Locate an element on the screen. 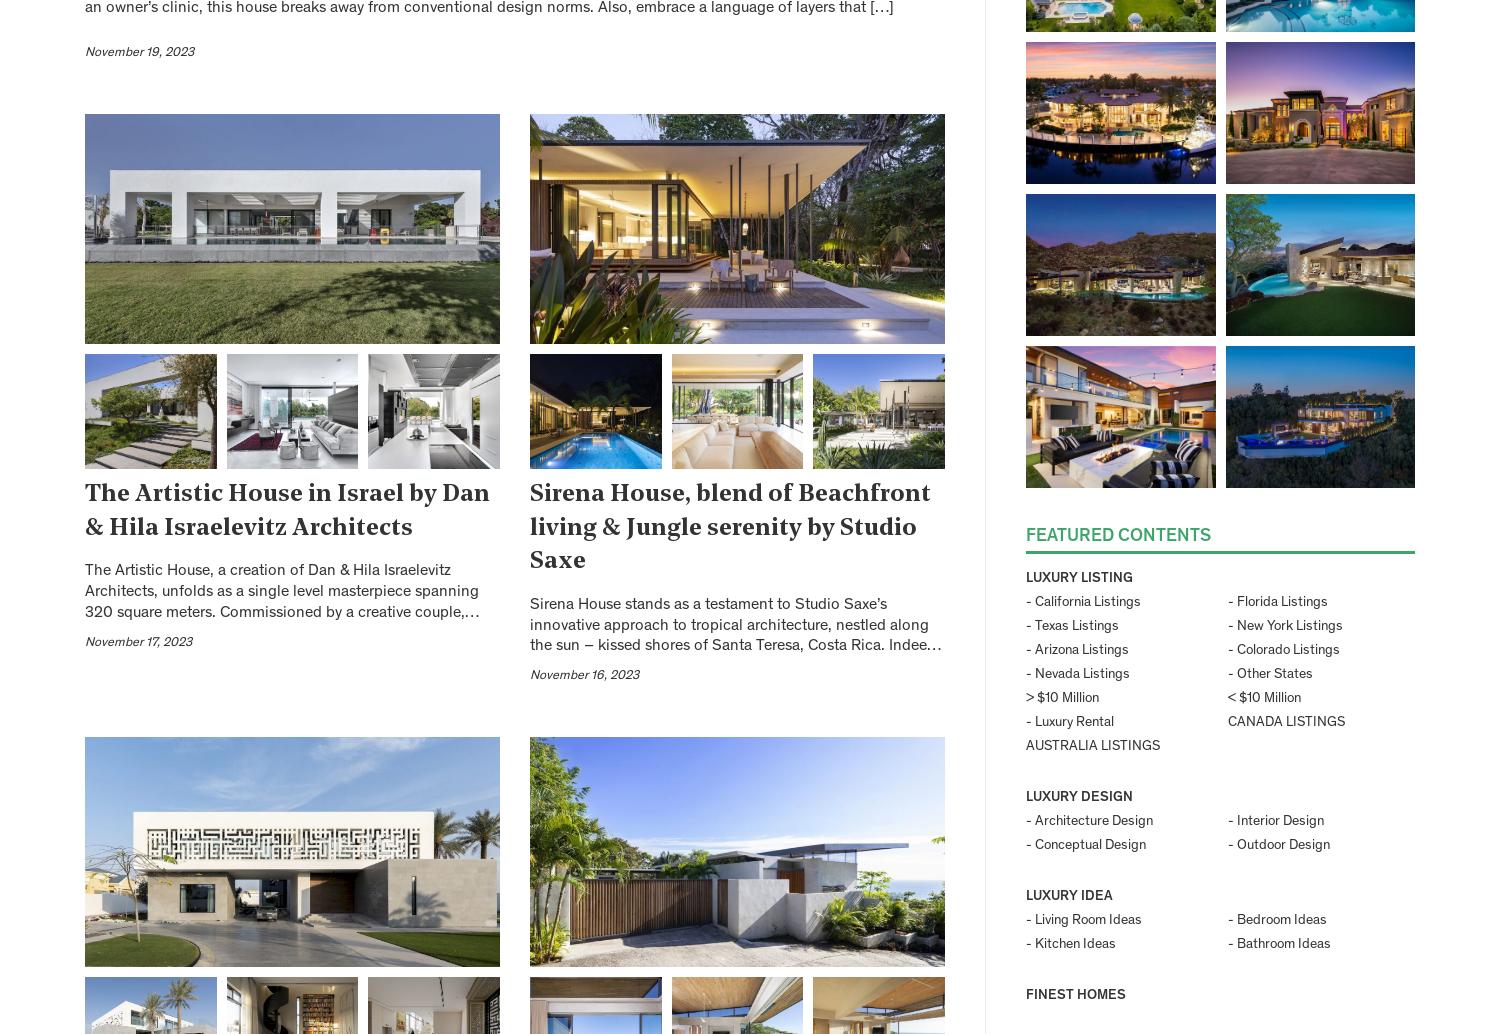 The height and width of the screenshot is (1034, 1500). 'The Artistic House in Israel by Dan & Hila Israelevitz Architects' is located at coordinates (287, 510).